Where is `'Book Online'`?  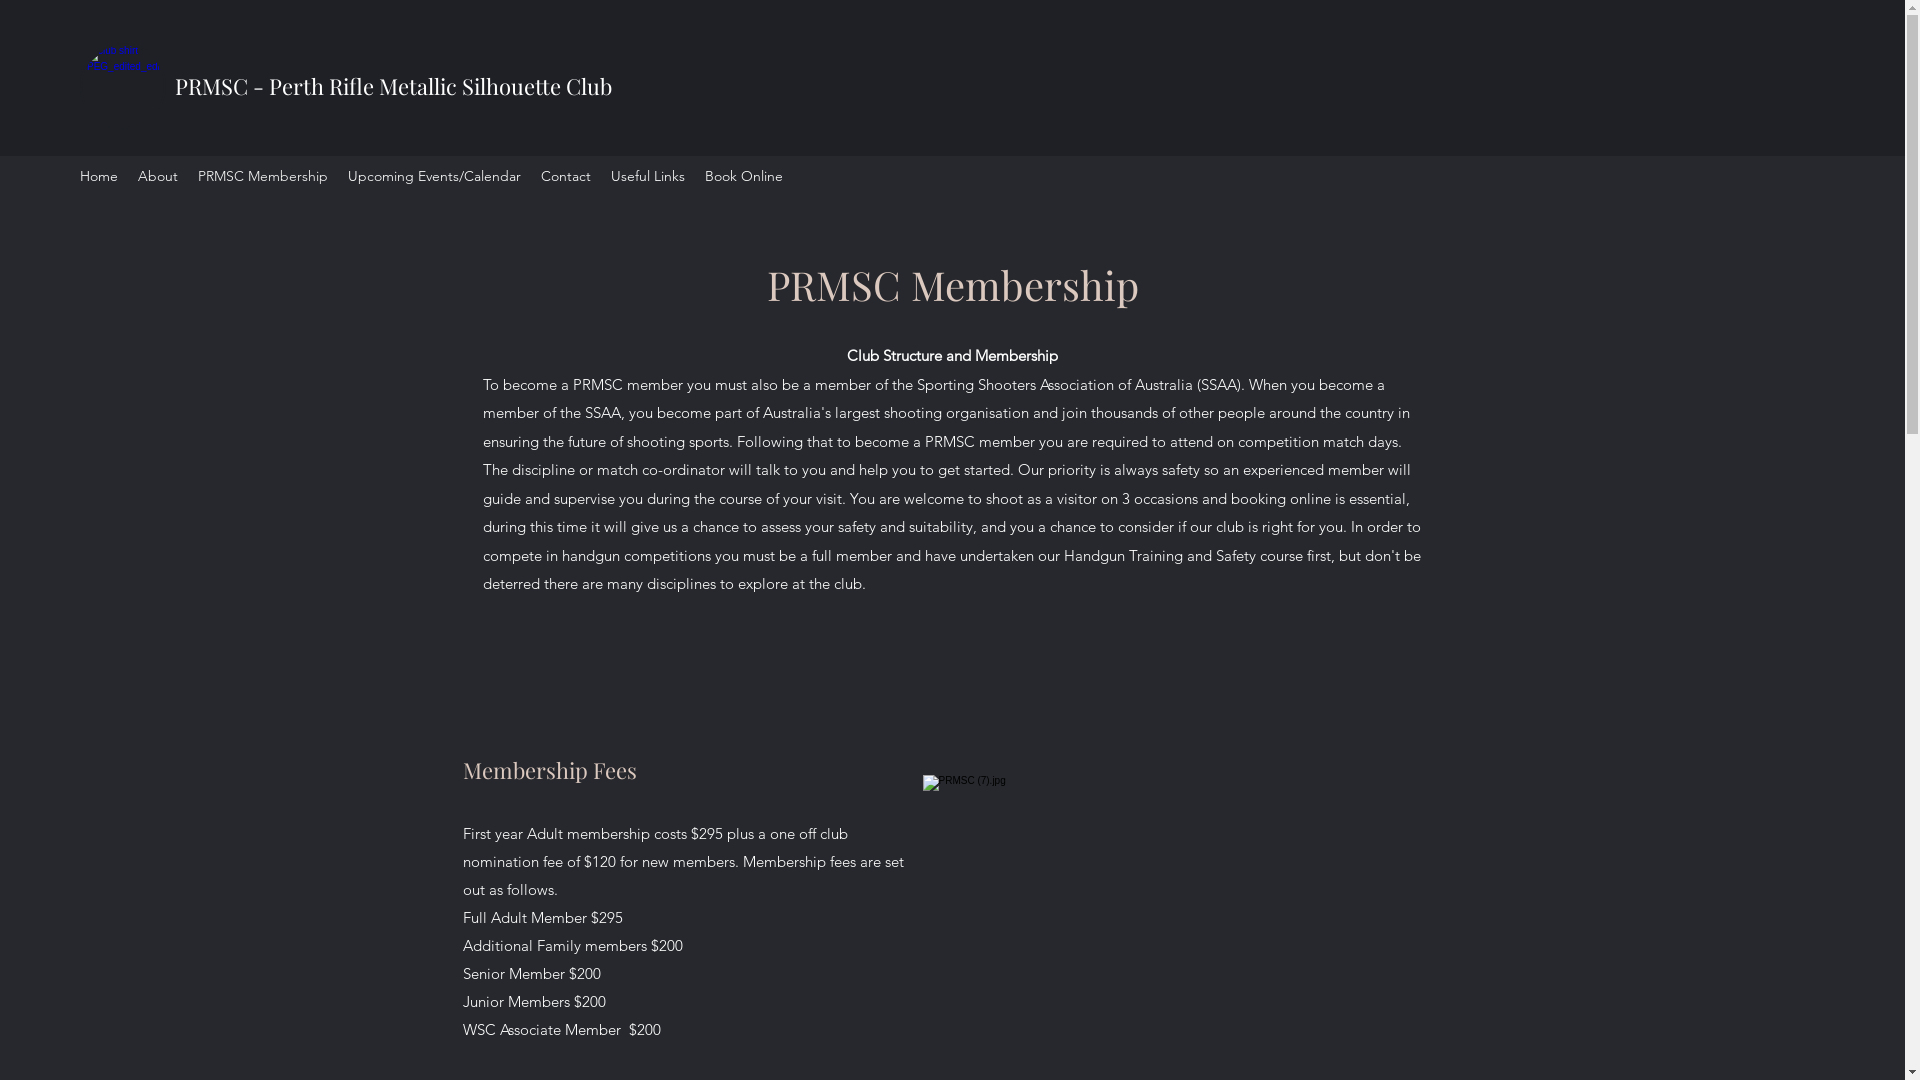
'Book Online' is located at coordinates (743, 175).